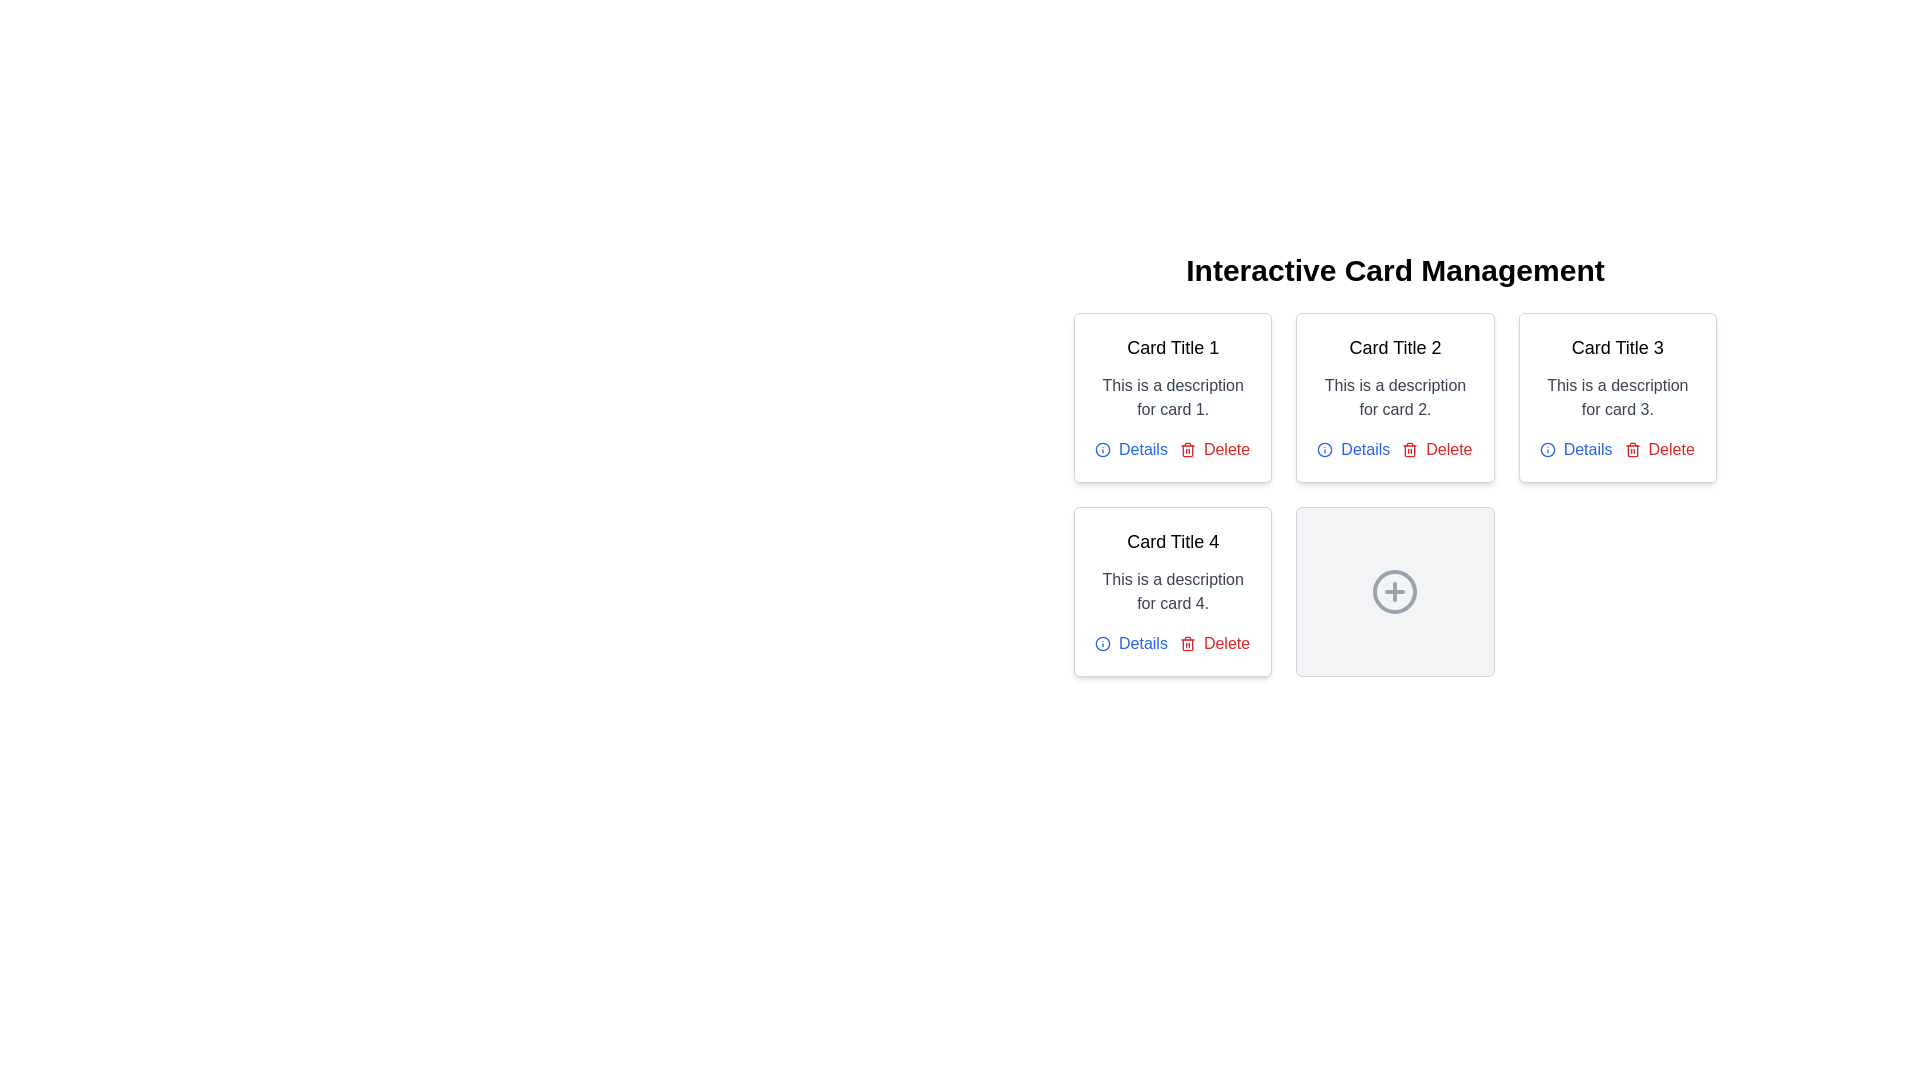 Image resolution: width=1920 pixels, height=1080 pixels. I want to click on the circular vector graphic element that is part of an SVG icon, contributing to the visual representation of an informational symbol, so click(1546, 450).